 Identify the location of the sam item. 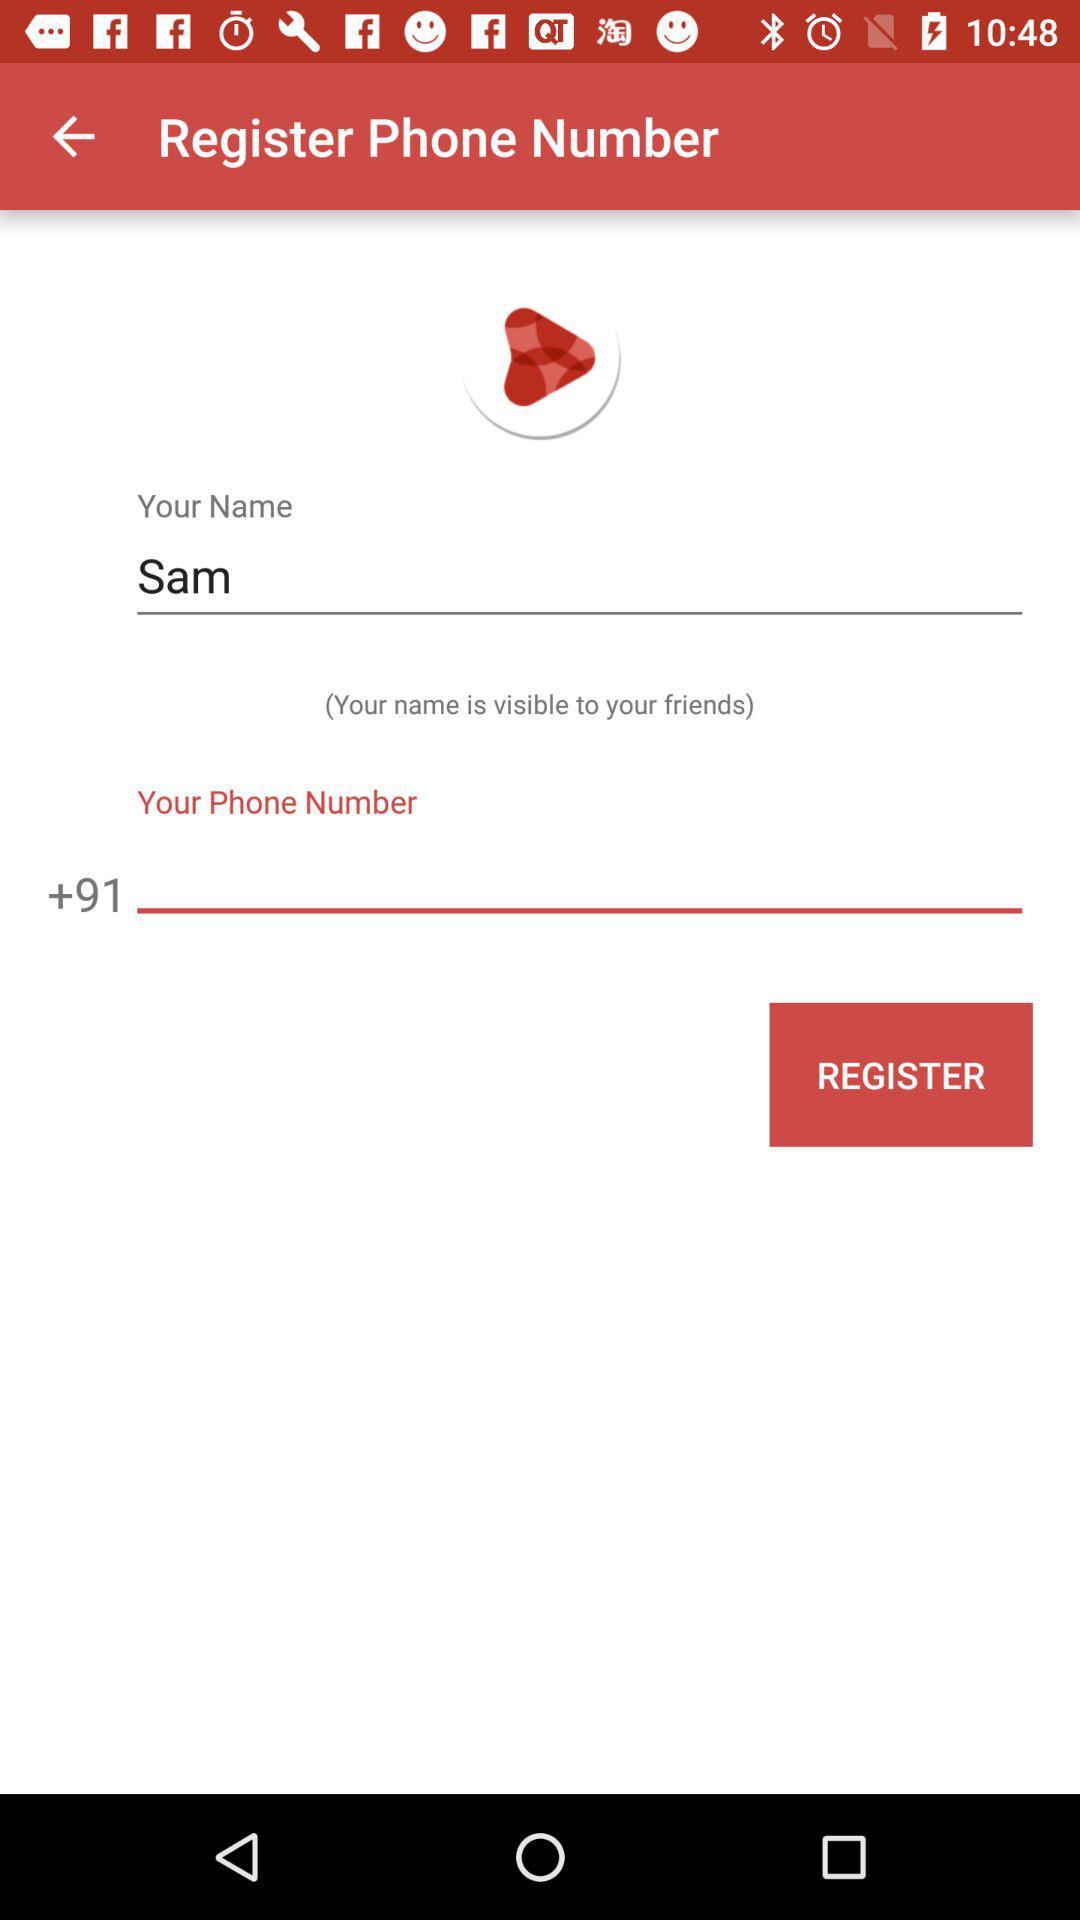
(579, 575).